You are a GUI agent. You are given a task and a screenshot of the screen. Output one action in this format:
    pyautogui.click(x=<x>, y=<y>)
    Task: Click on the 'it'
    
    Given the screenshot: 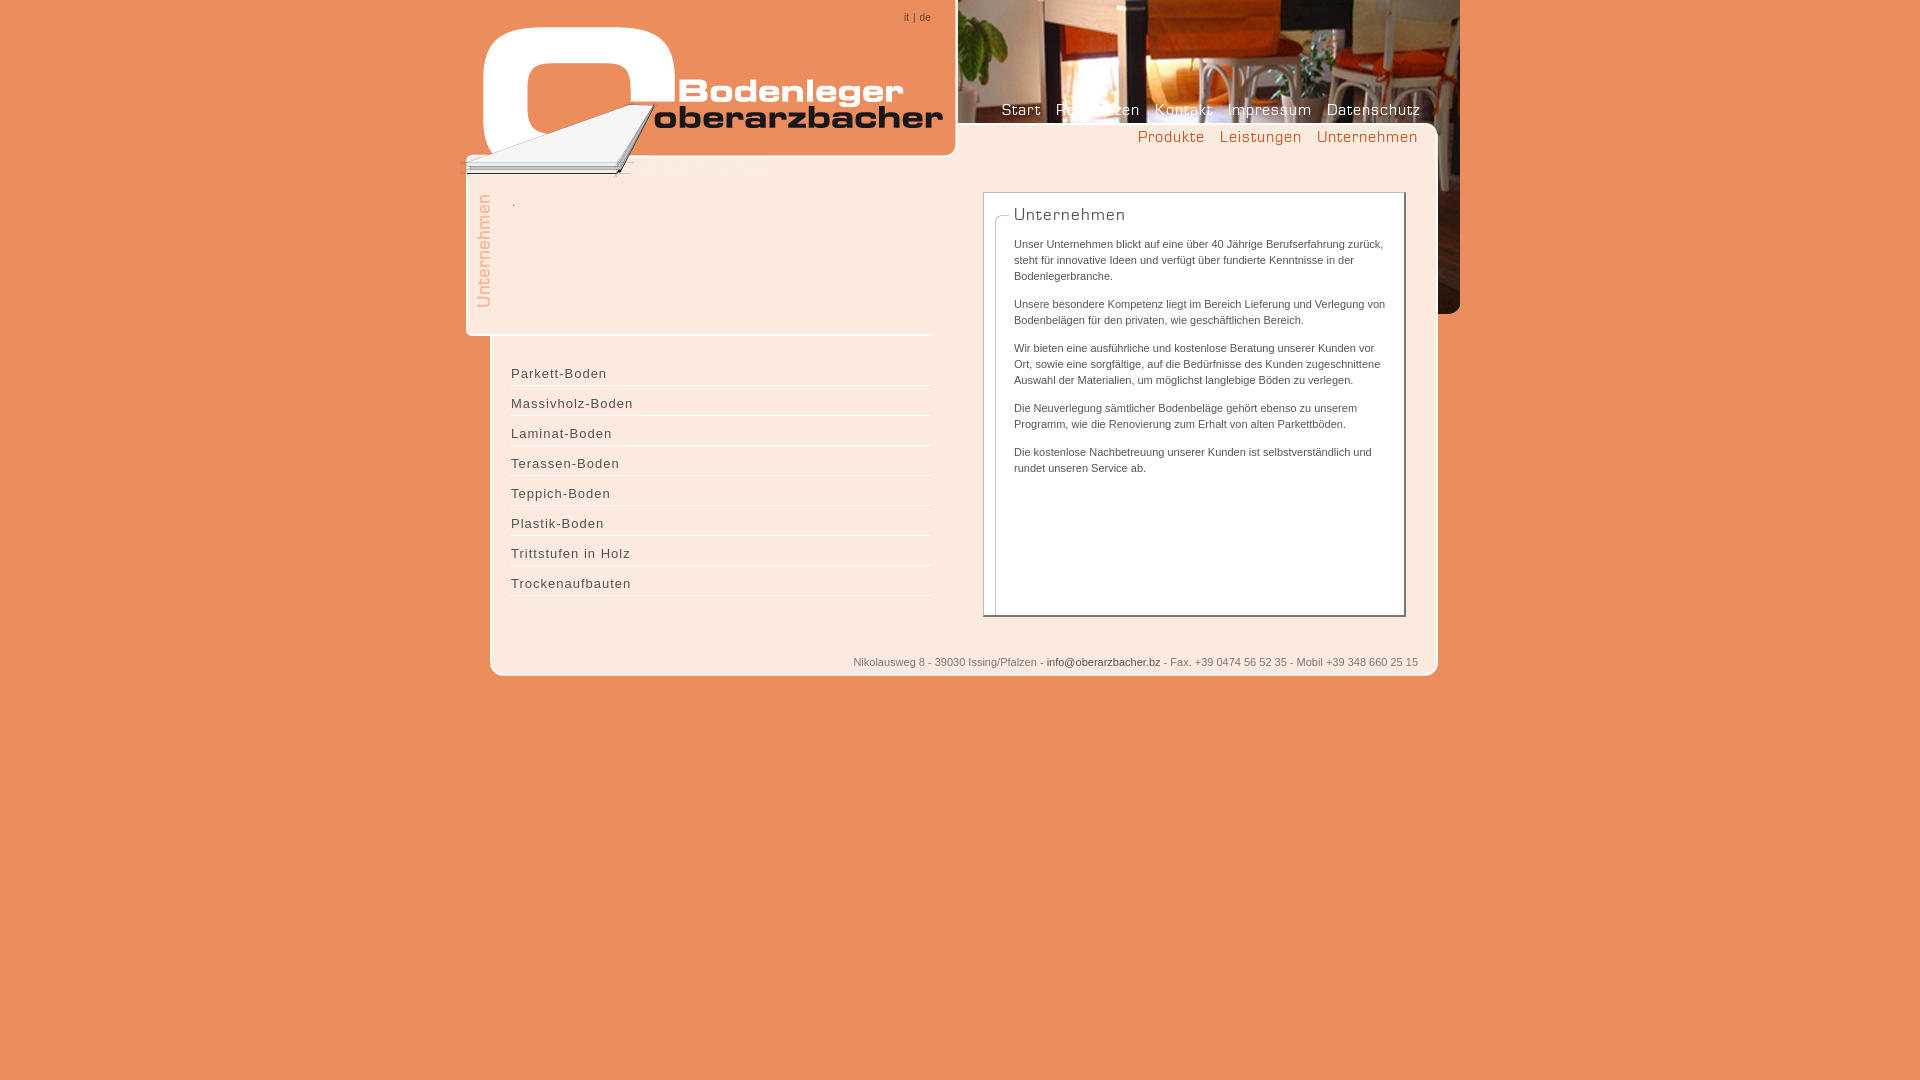 What is the action you would take?
    pyautogui.click(x=905, y=17)
    